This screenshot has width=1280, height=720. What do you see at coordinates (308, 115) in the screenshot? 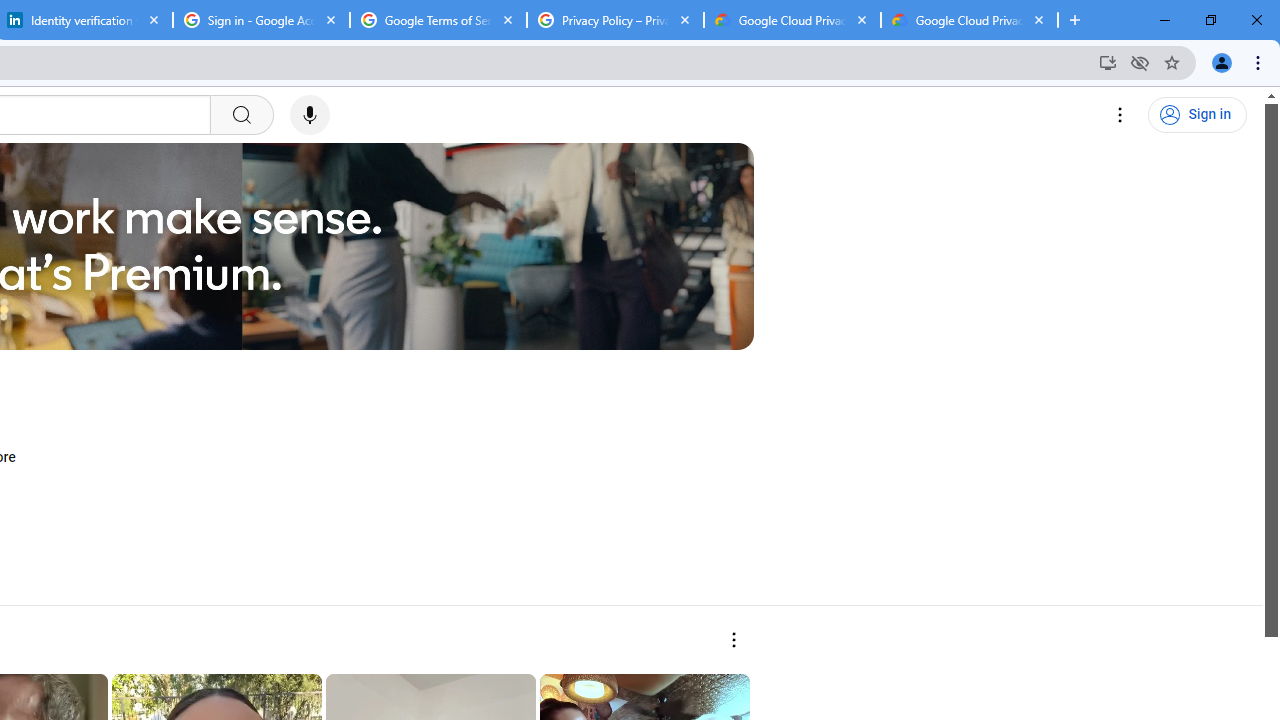
I see `'Search with your voice'` at bounding box center [308, 115].